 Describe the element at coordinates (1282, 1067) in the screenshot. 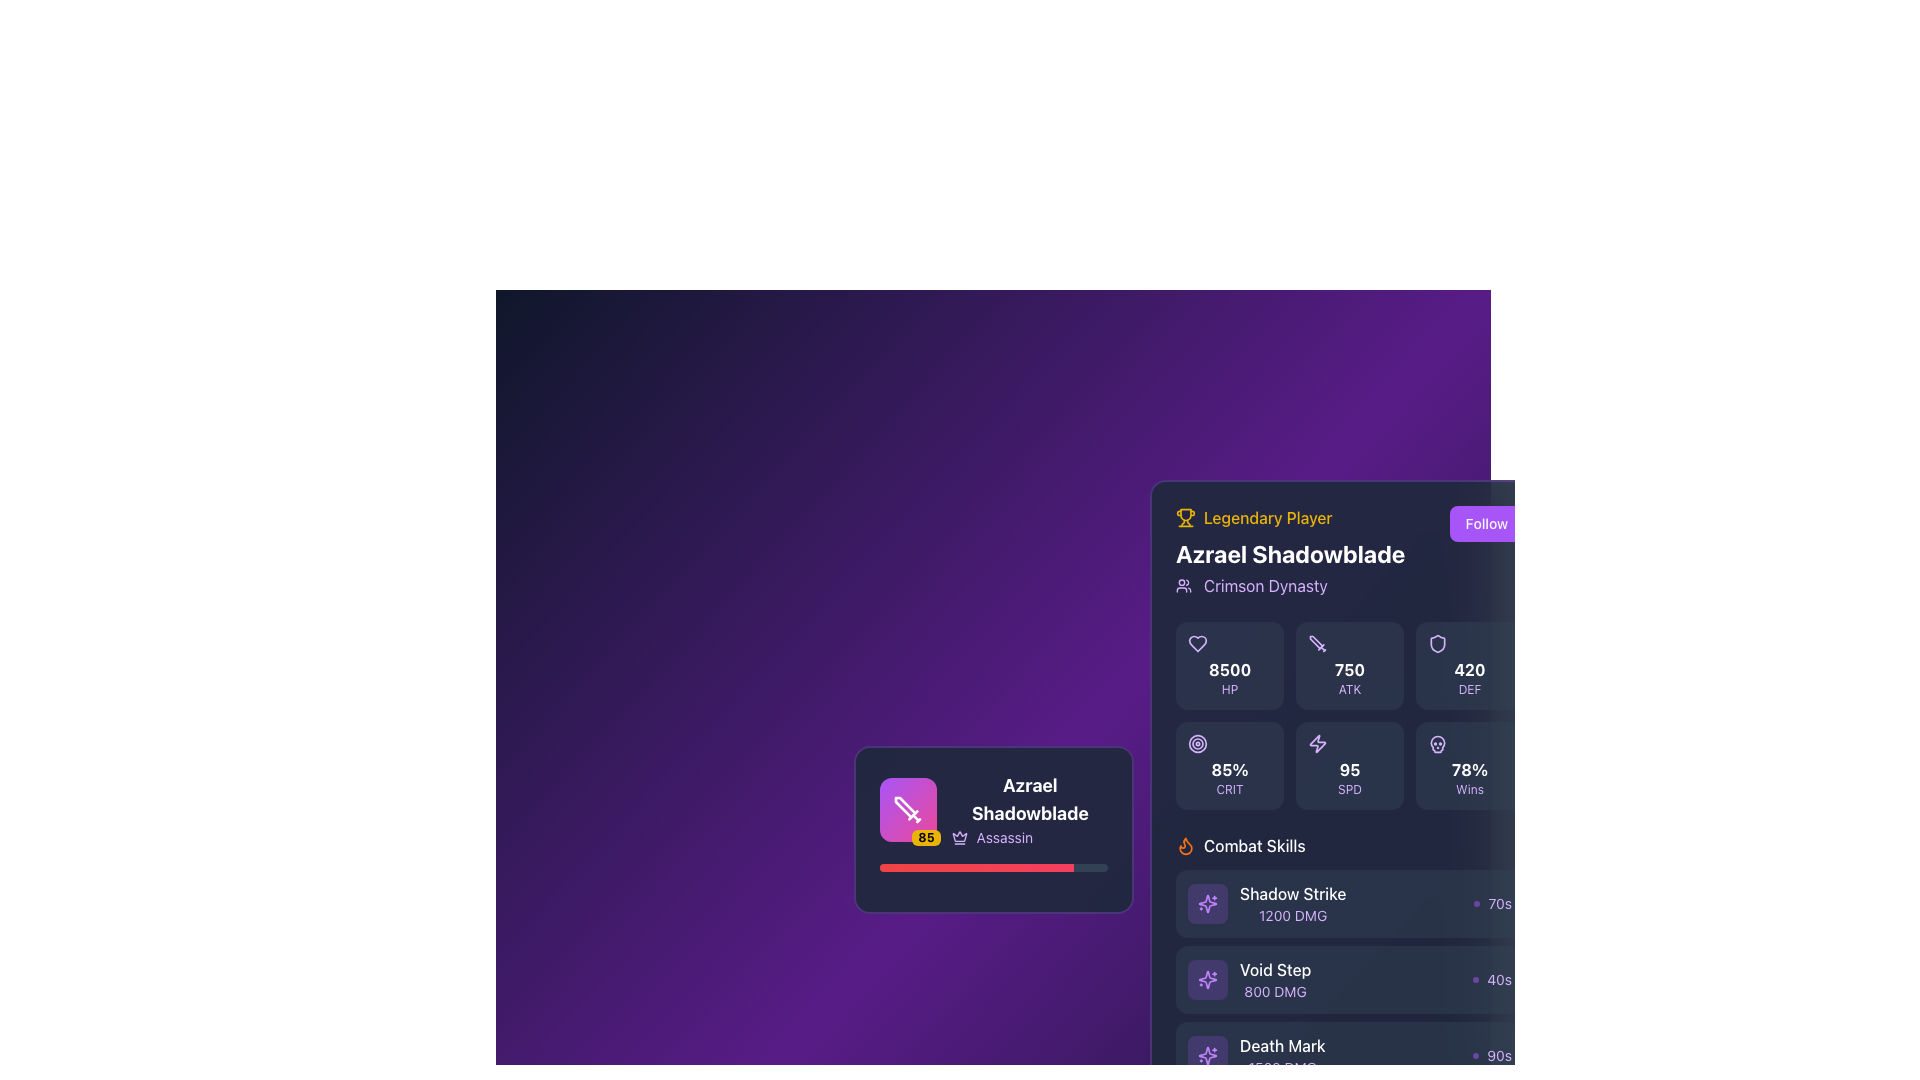

I see `the text label displaying '1500 DMG', which is styled in purple and located below the 'Death Mark' label in the skill section` at that location.